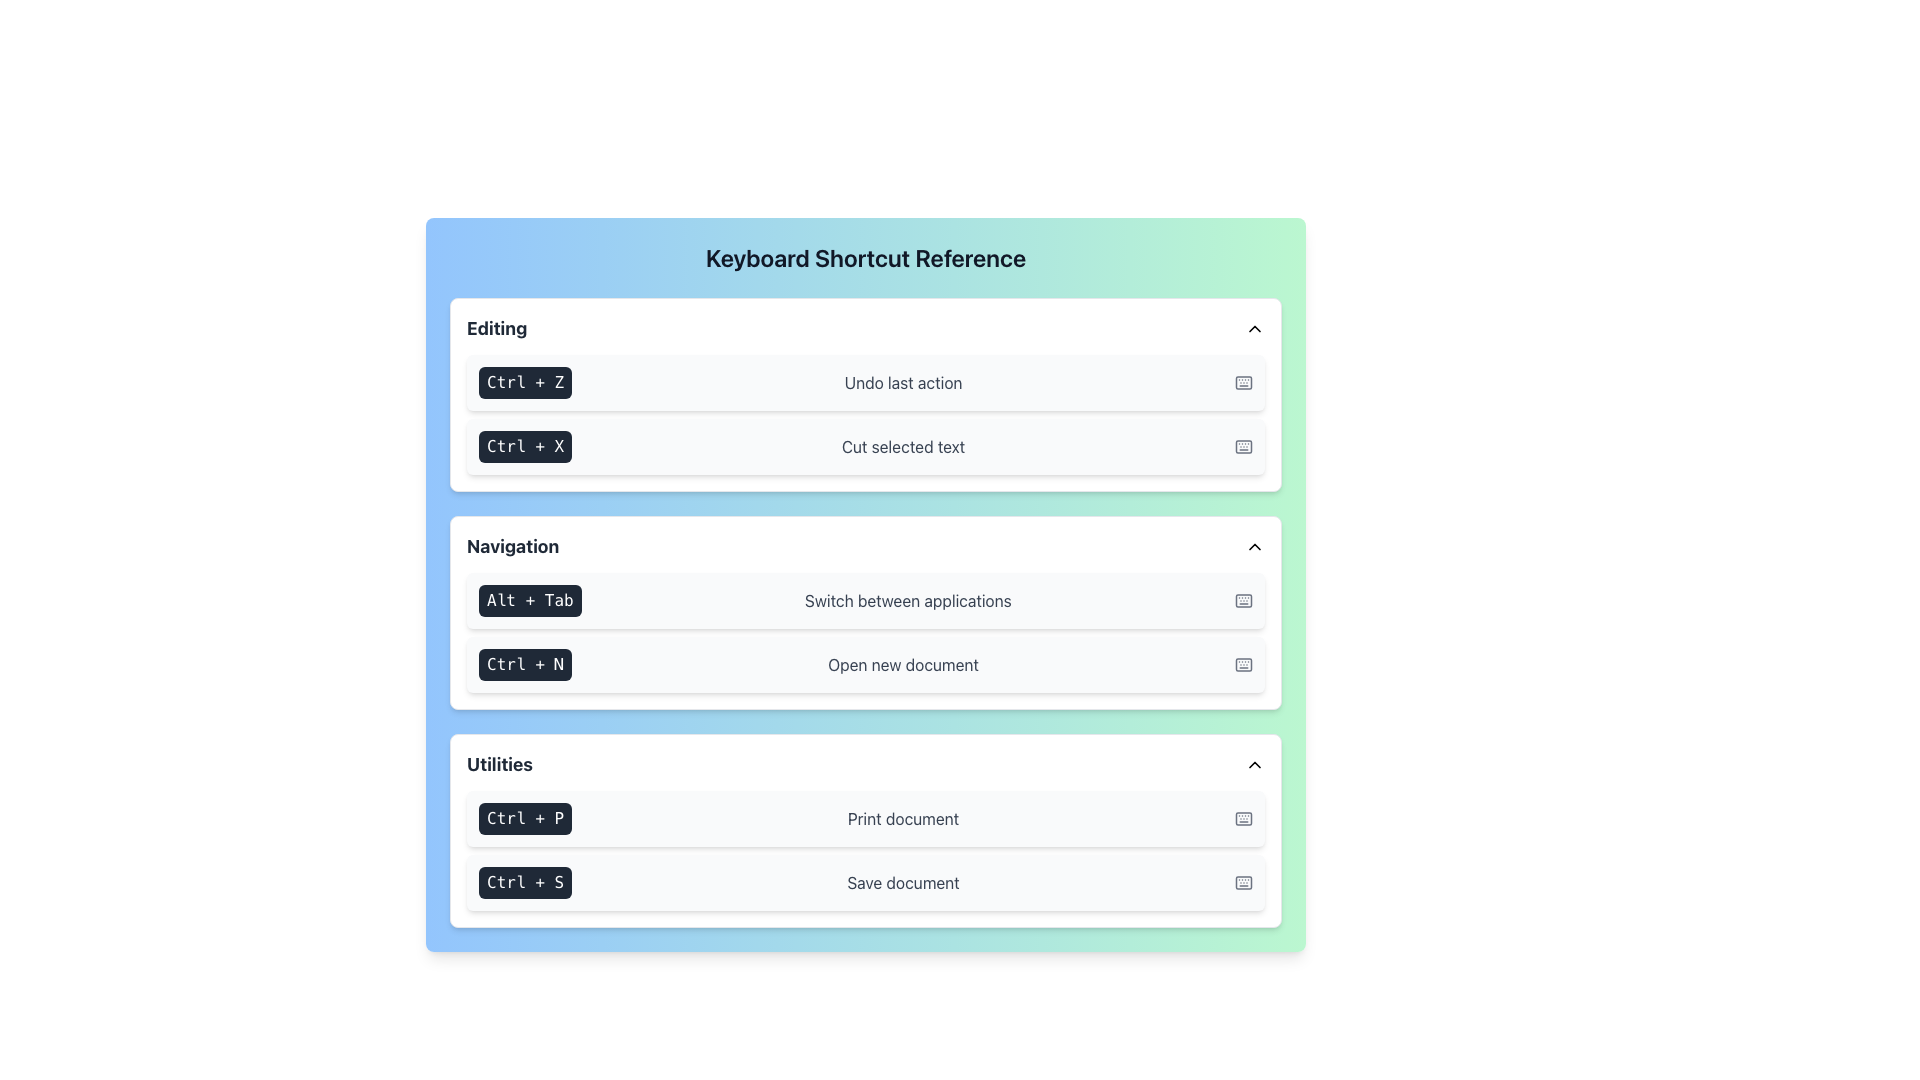  Describe the element at coordinates (1242, 446) in the screenshot. I see `the SVG keyboard icon styled with gray color that represents the 'Cut selected text' shortcut, located within a white rounded panel` at that location.